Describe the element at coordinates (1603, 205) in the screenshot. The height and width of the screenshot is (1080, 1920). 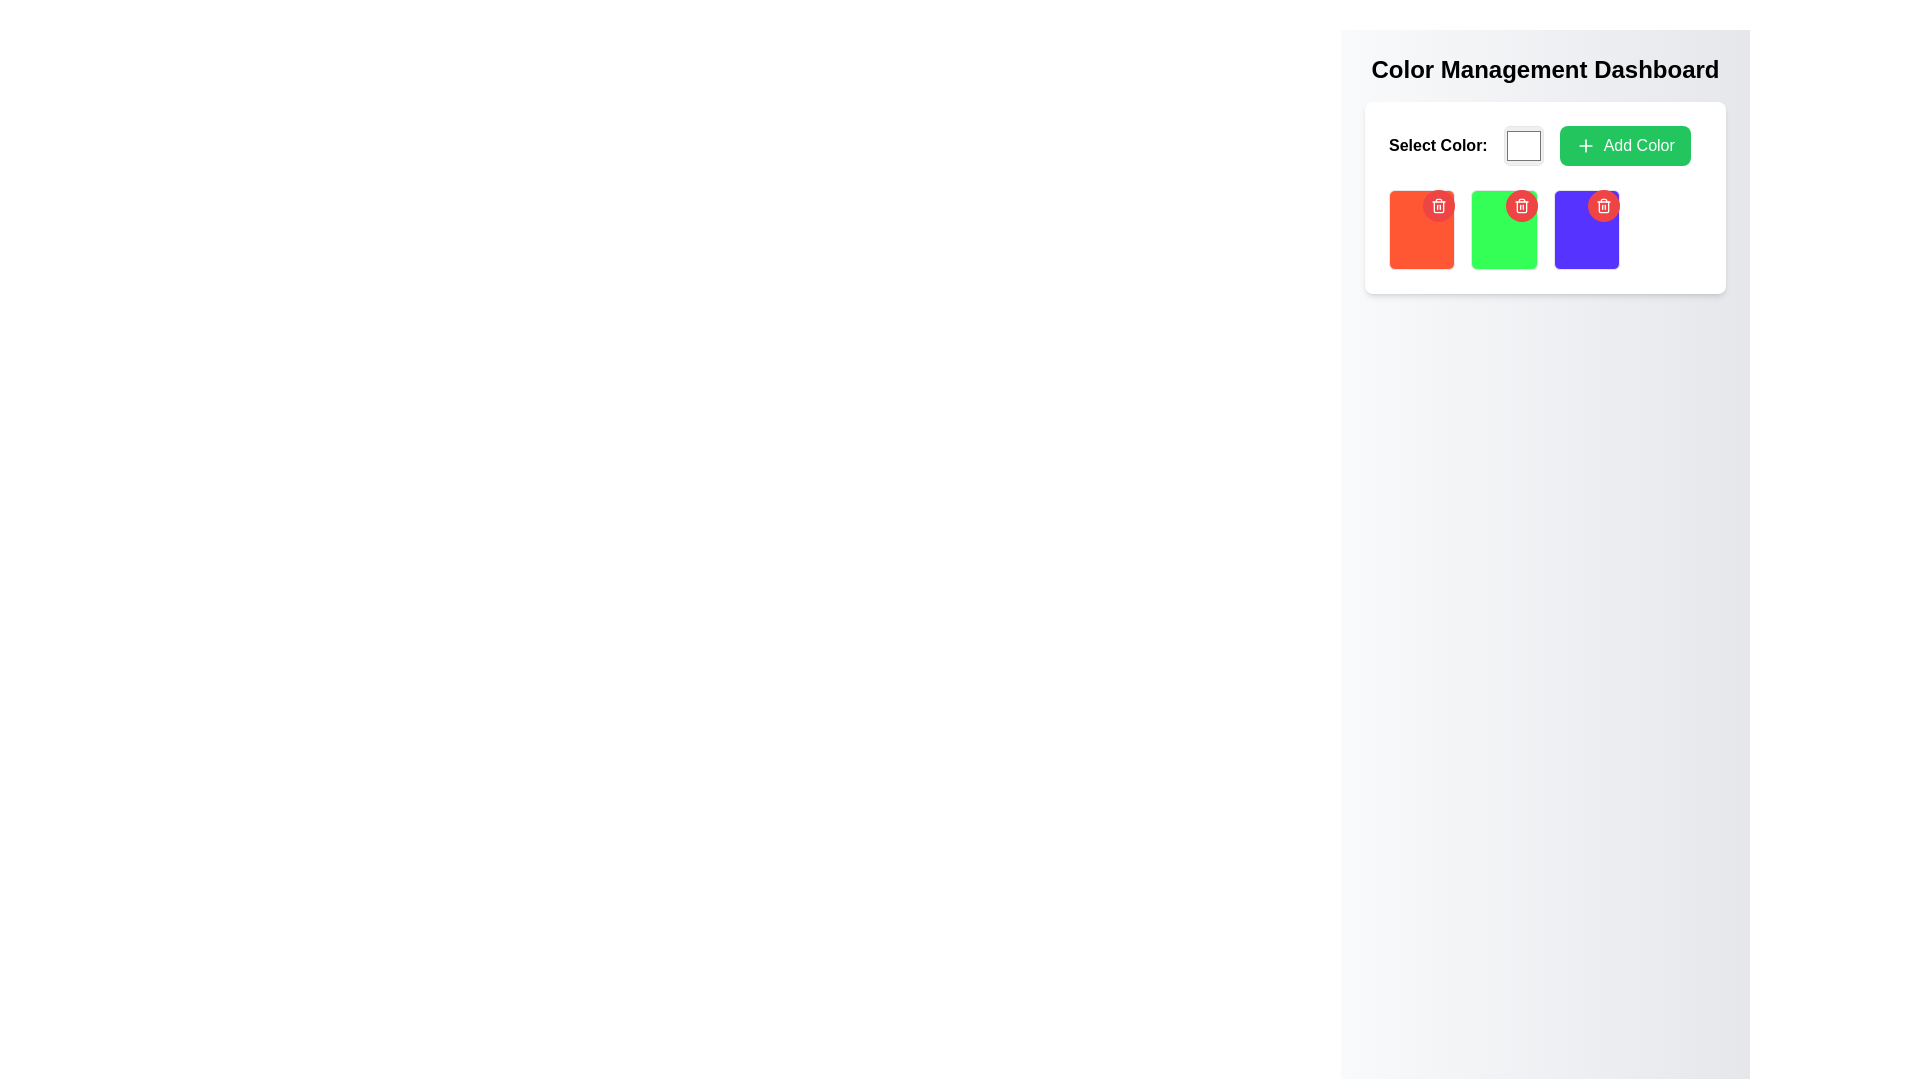
I see `the delete button located at the top-right corner of the purple card to observe the hover effect` at that location.